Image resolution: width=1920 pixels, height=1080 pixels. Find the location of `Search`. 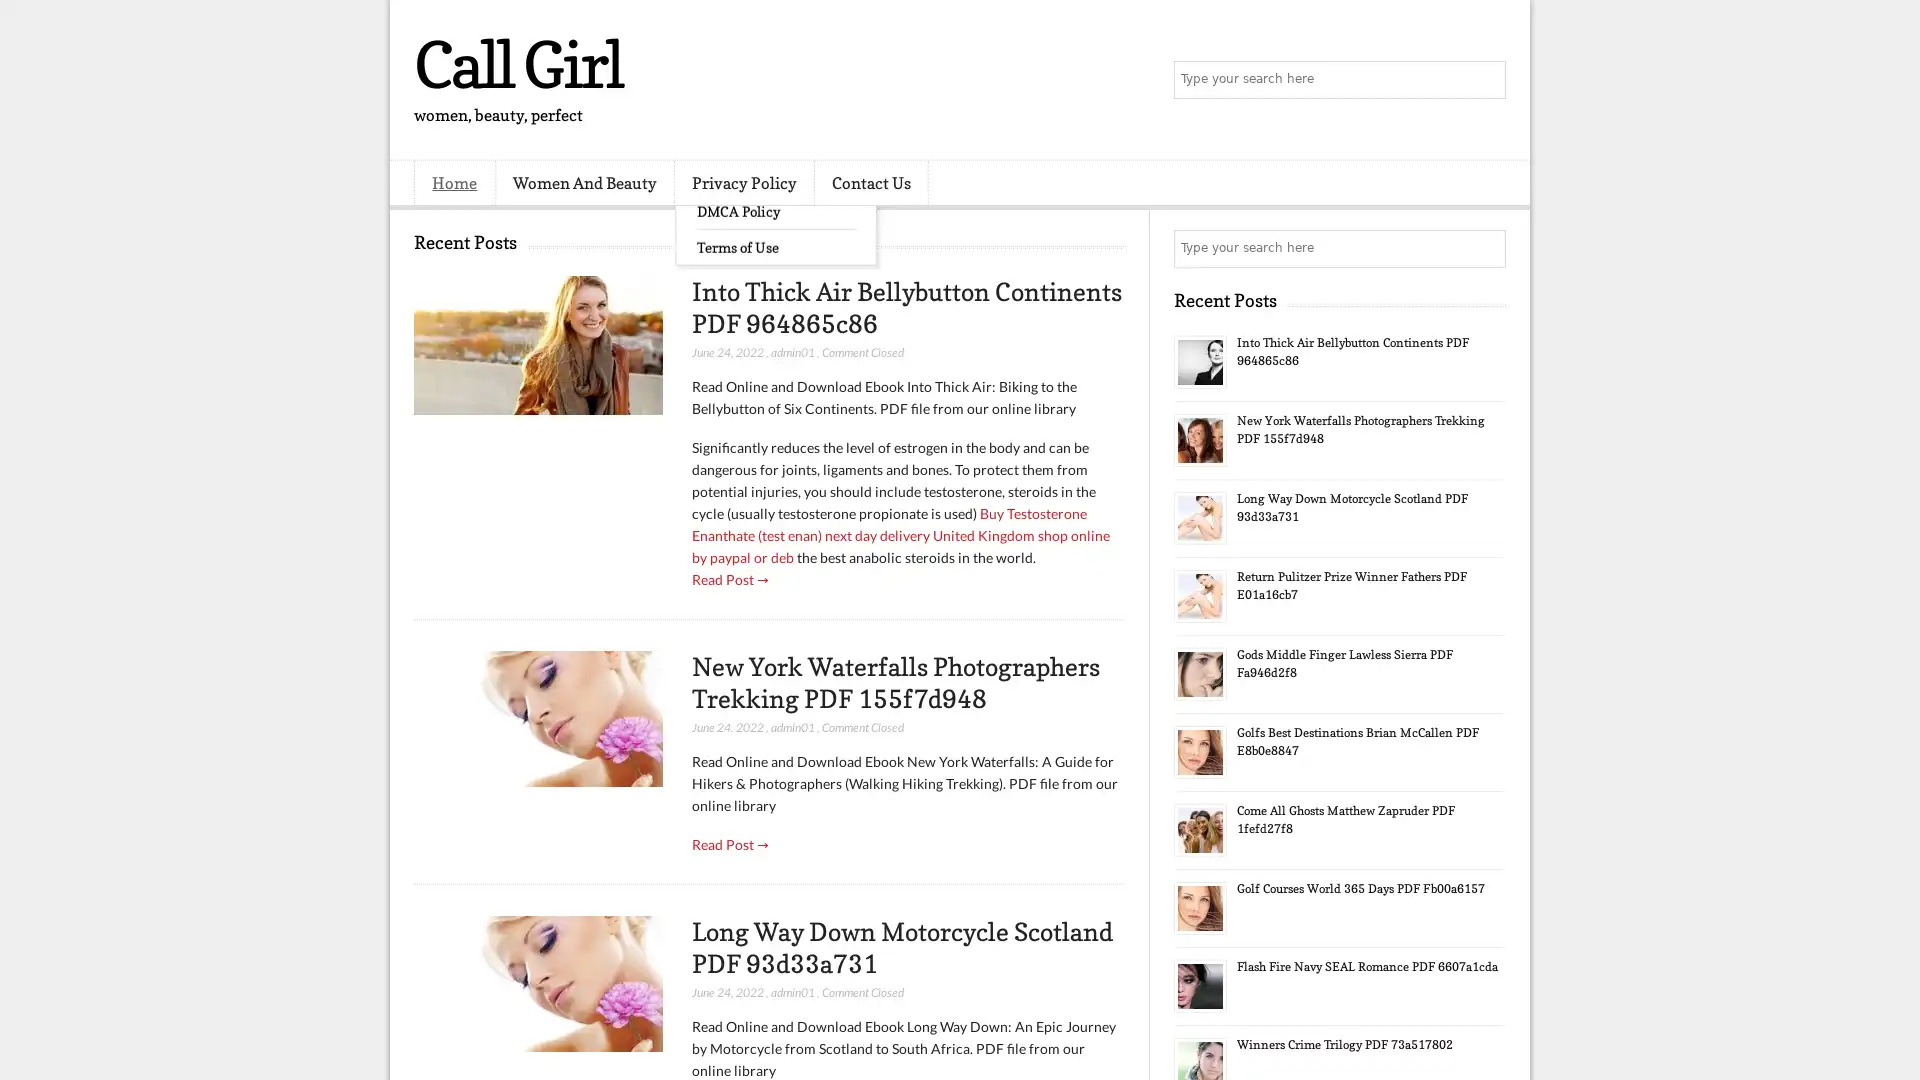

Search is located at coordinates (1485, 80).